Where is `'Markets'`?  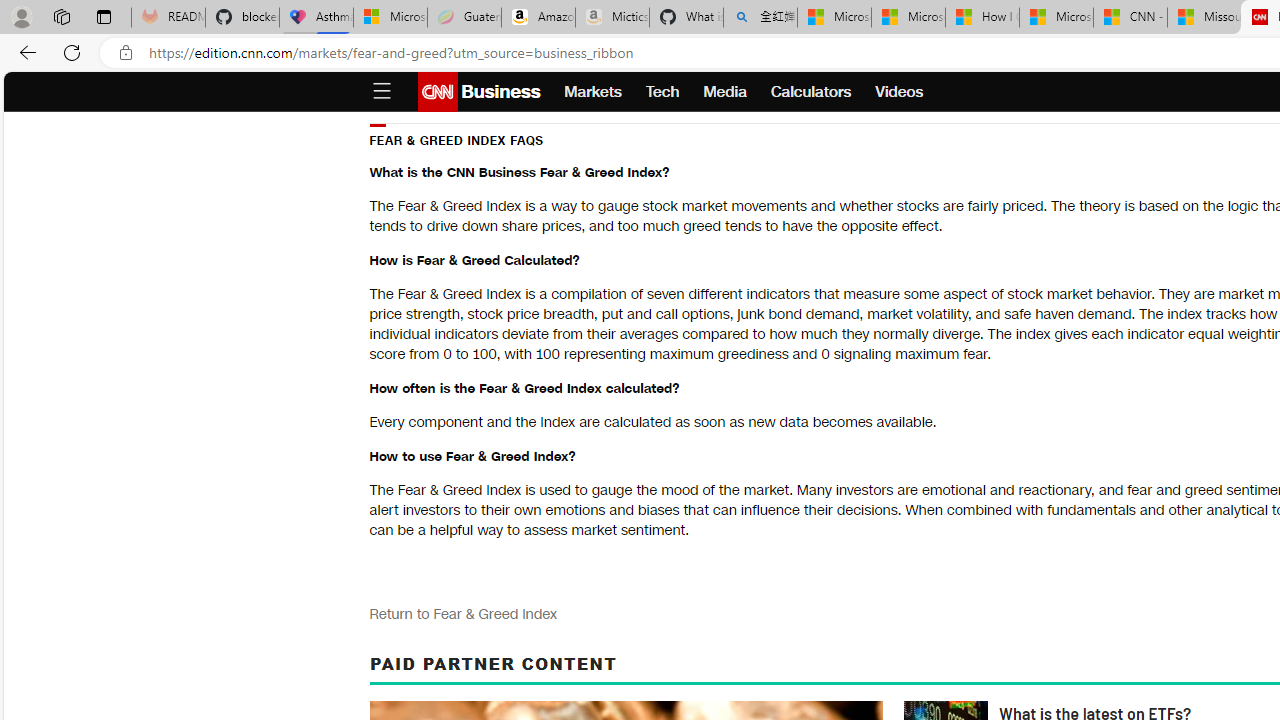
'Markets' is located at coordinates (592, 92).